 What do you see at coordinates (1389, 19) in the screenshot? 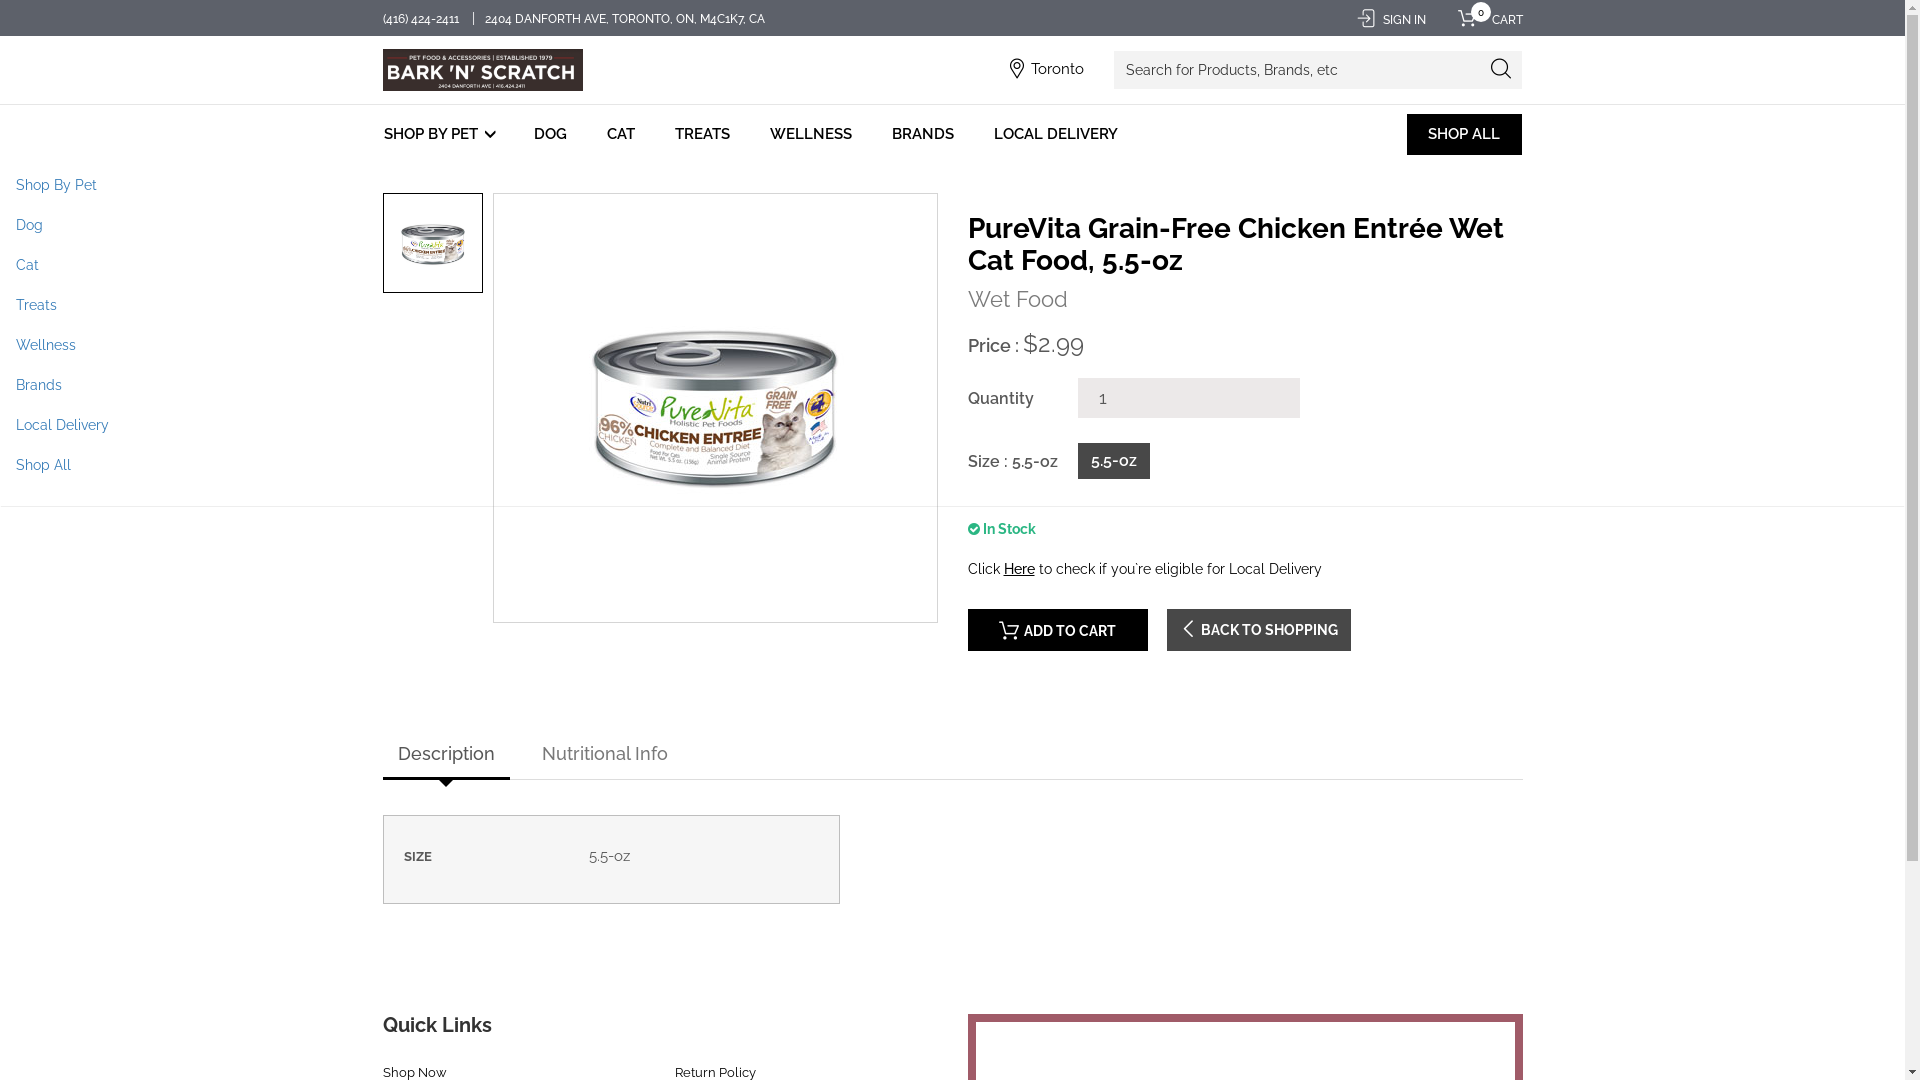
I see `'SIGN IN'` at bounding box center [1389, 19].